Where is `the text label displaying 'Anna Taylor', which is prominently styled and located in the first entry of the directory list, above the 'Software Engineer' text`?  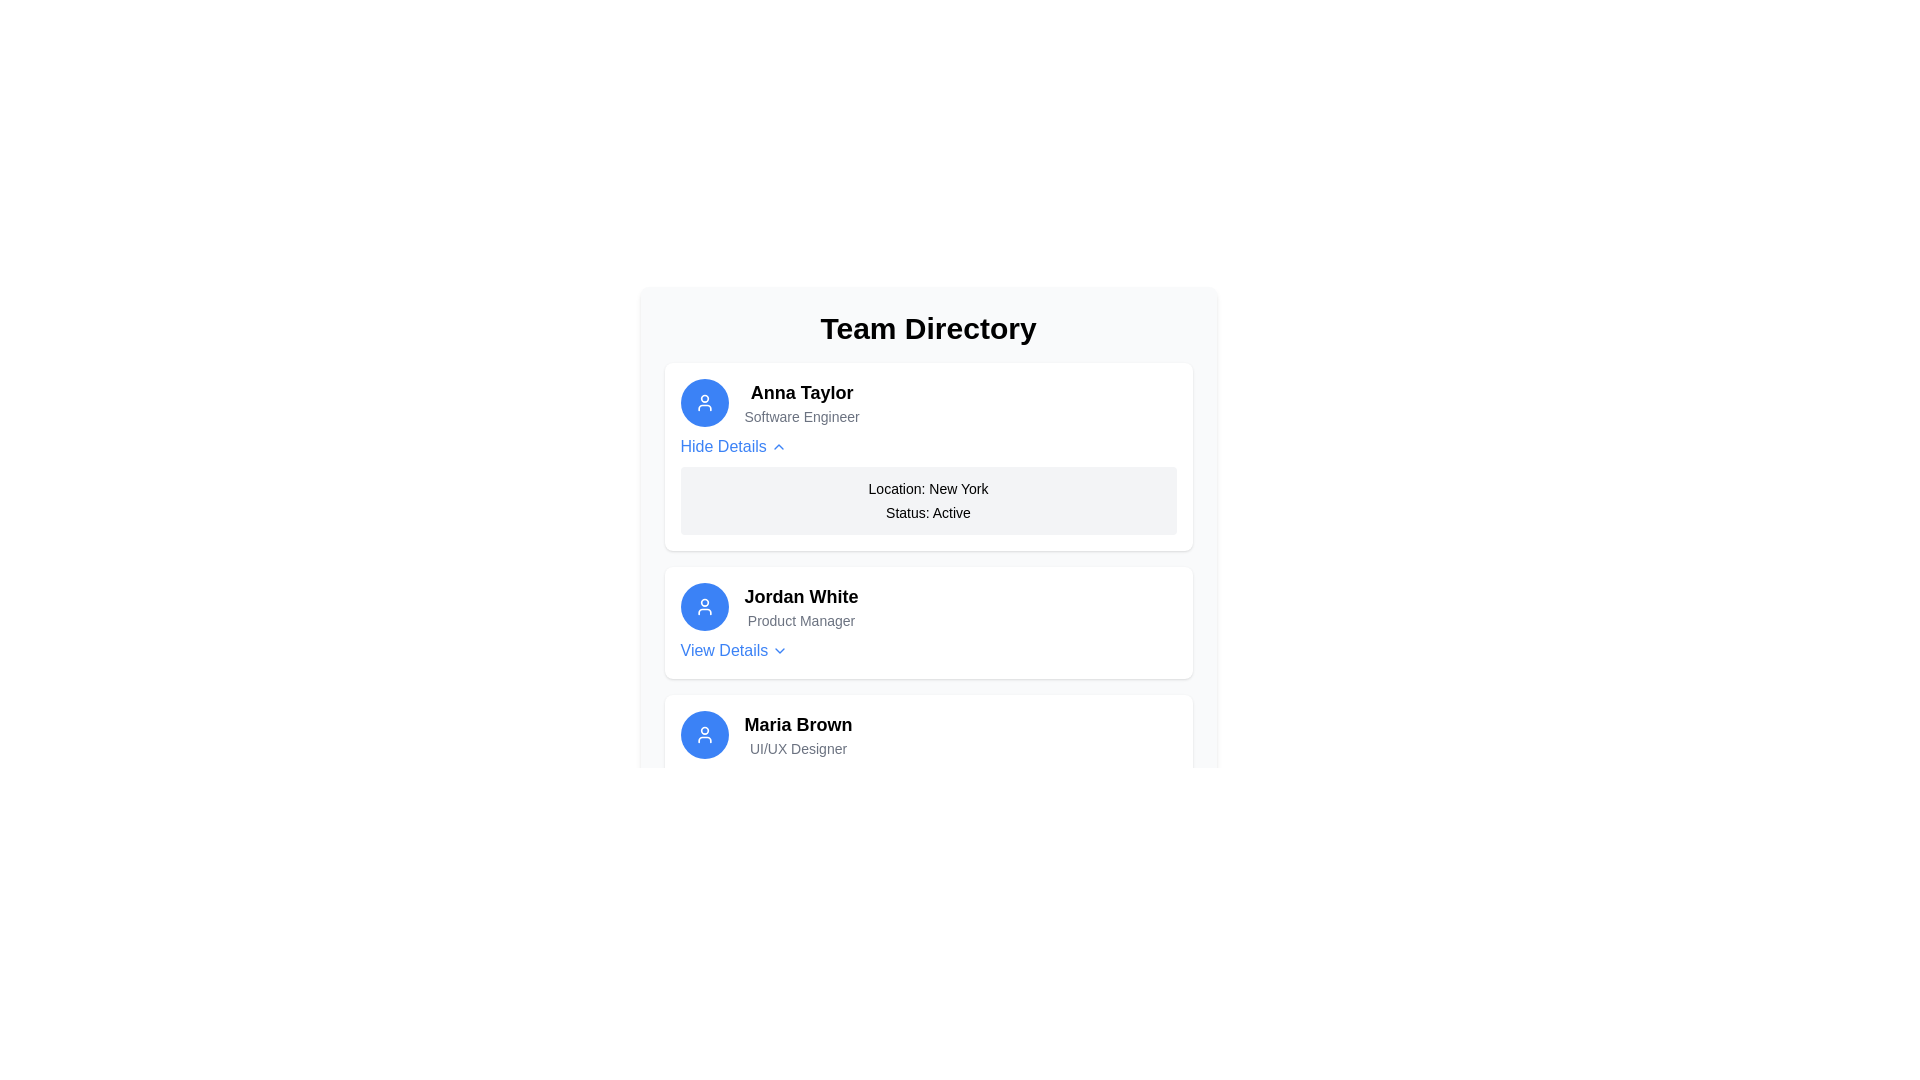 the text label displaying 'Anna Taylor', which is prominently styled and located in the first entry of the directory list, above the 'Software Engineer' text is located at coordinates (802, 393).